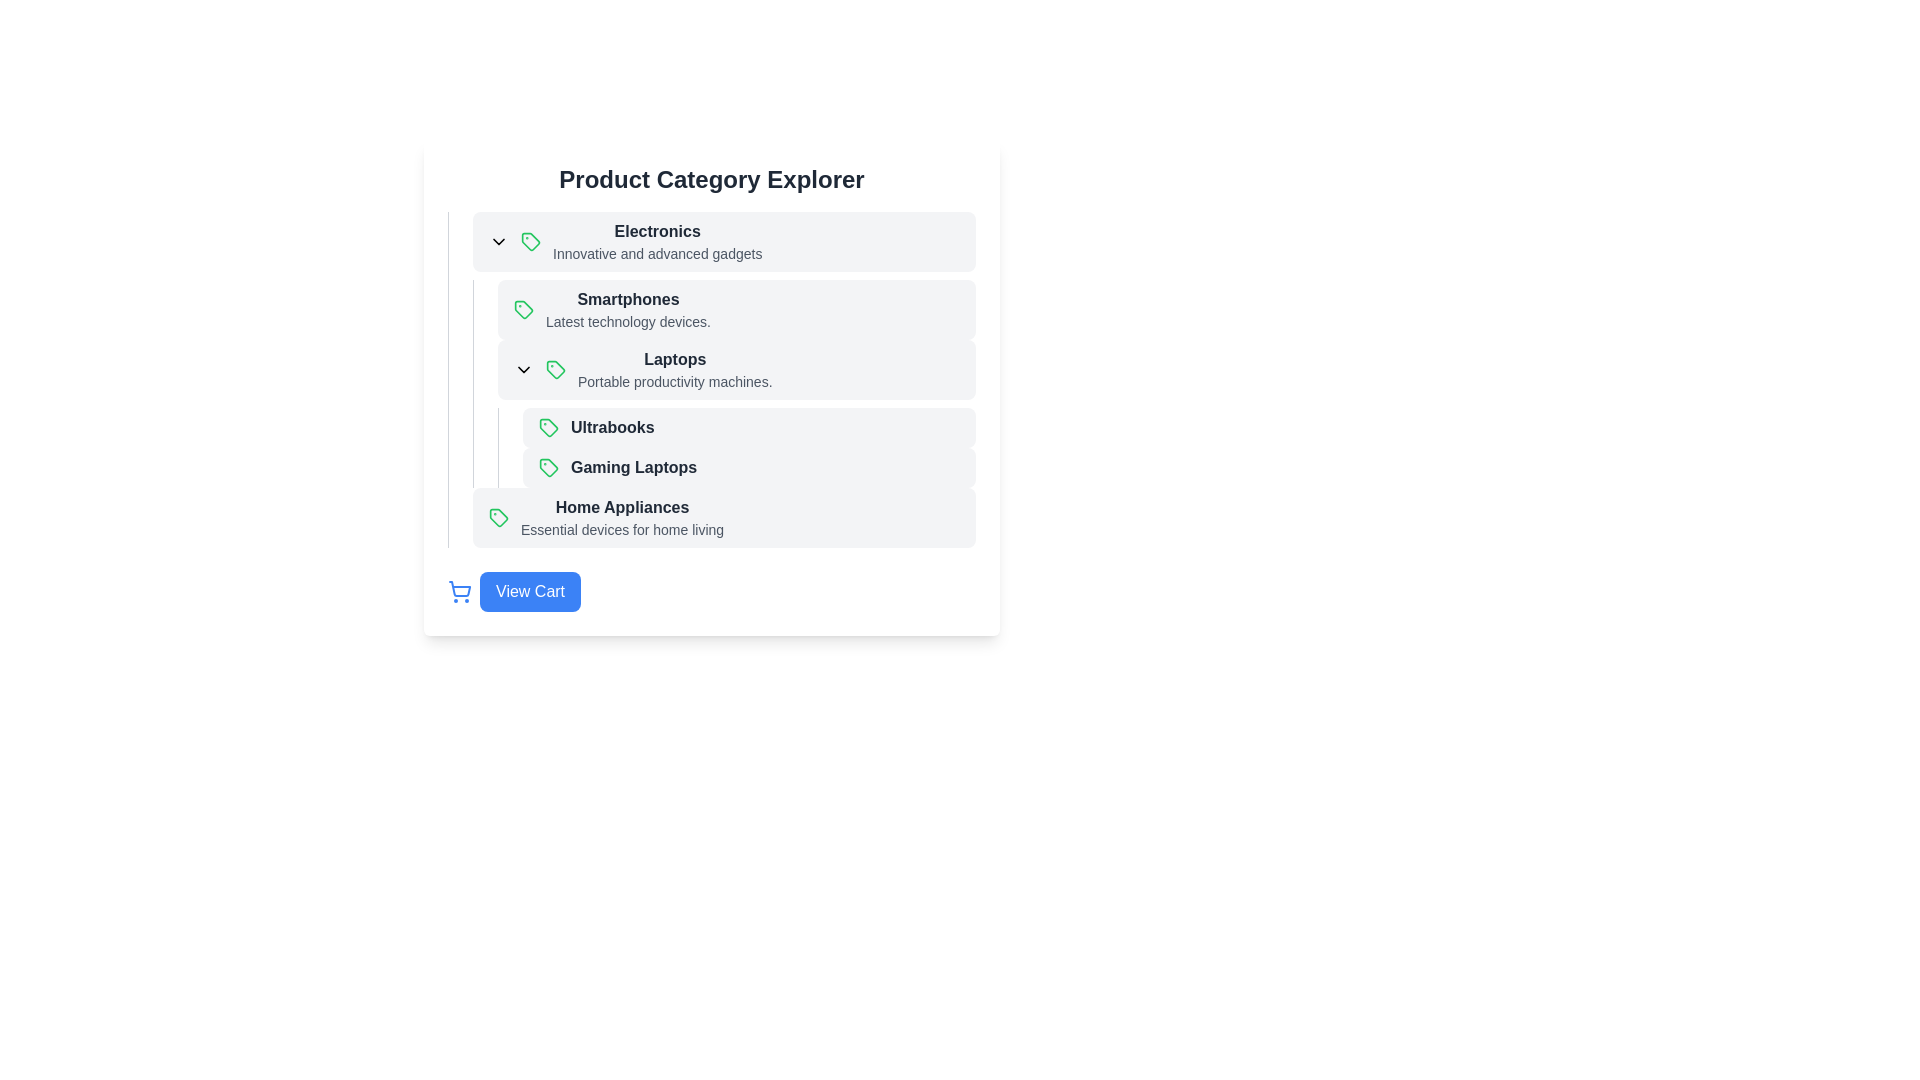 This screenshot has height=1080, width=1920. Describe the element at coordinates (657, 253) in the screenshot. I see `the text element that says 'Innovative and advanced gadgets', which is styled in a smaller gray font and positioned beneath the 'Electronics' heading in the 'Product Category Explorer' section` at that location.